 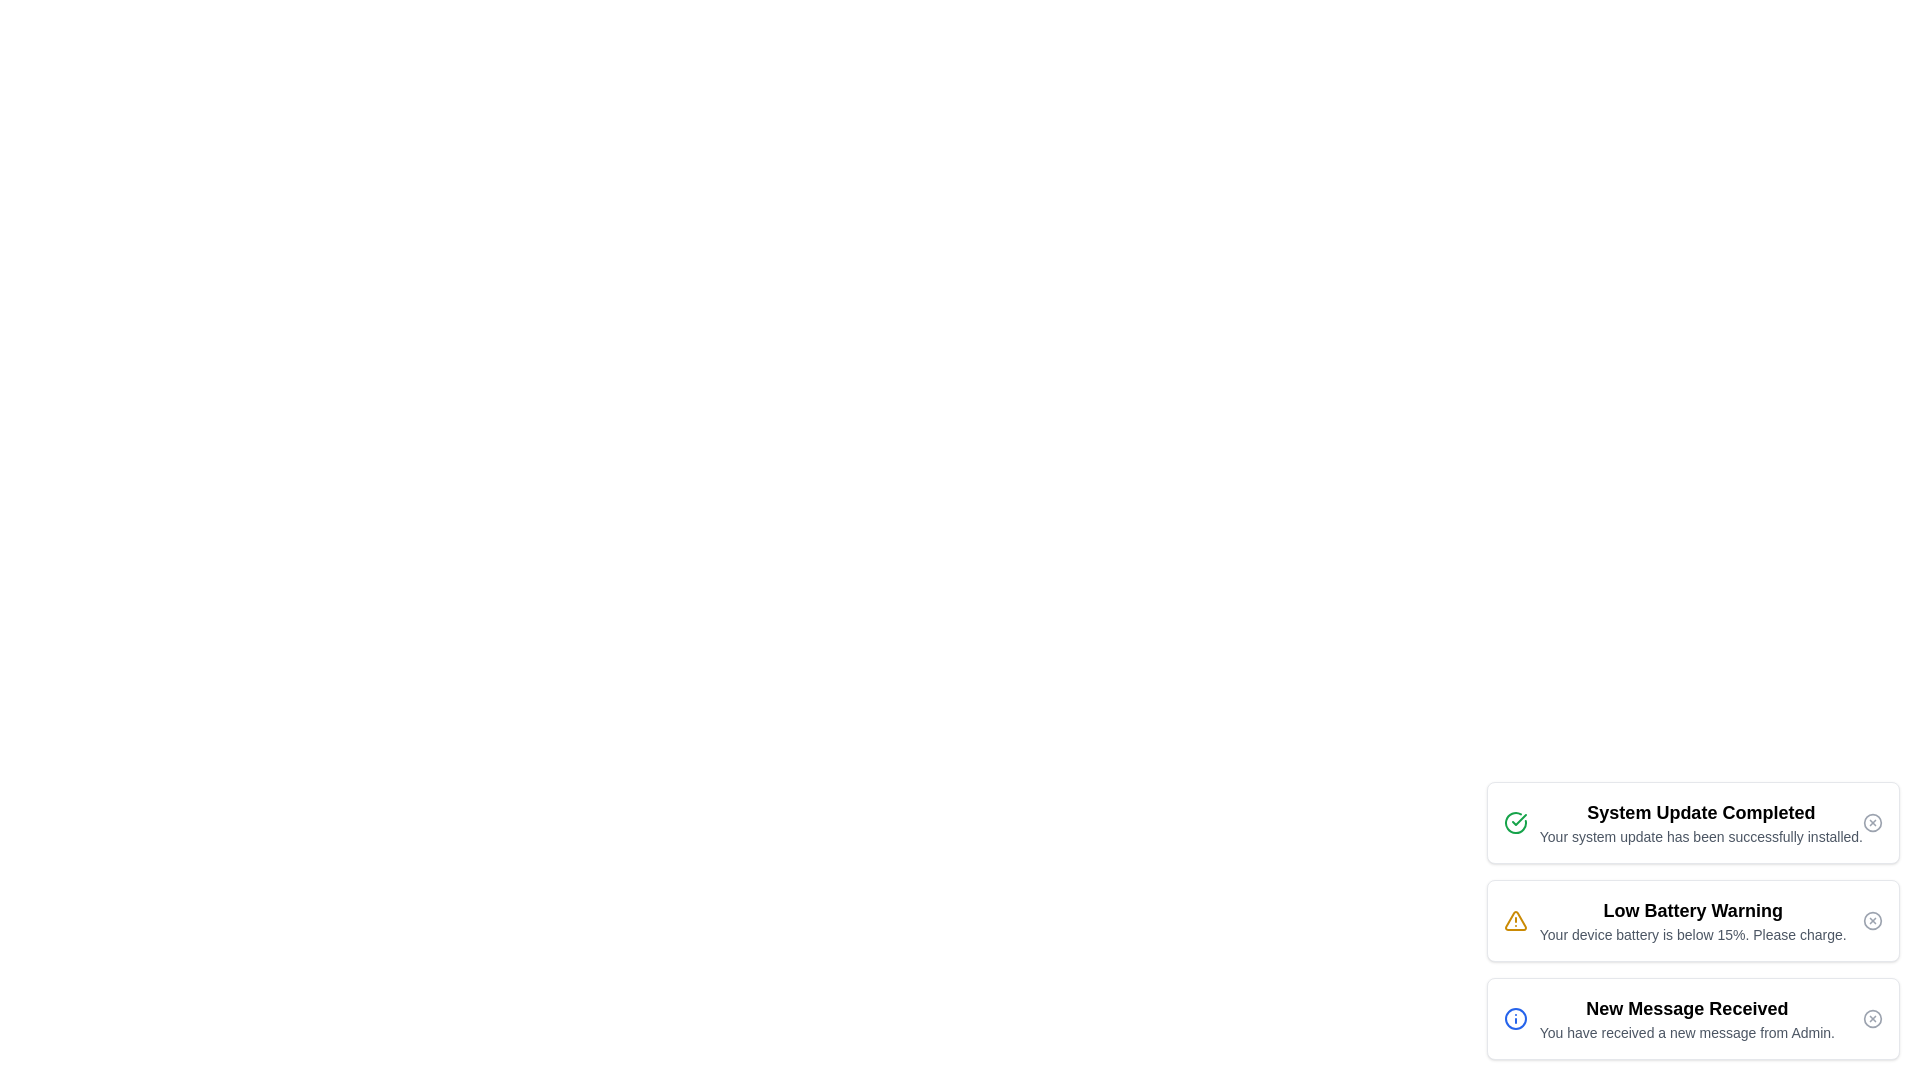 I want to click on the icon button at the far-right edge of the 'Low Battery Warning' notification card, so click(x=1871, y=921).